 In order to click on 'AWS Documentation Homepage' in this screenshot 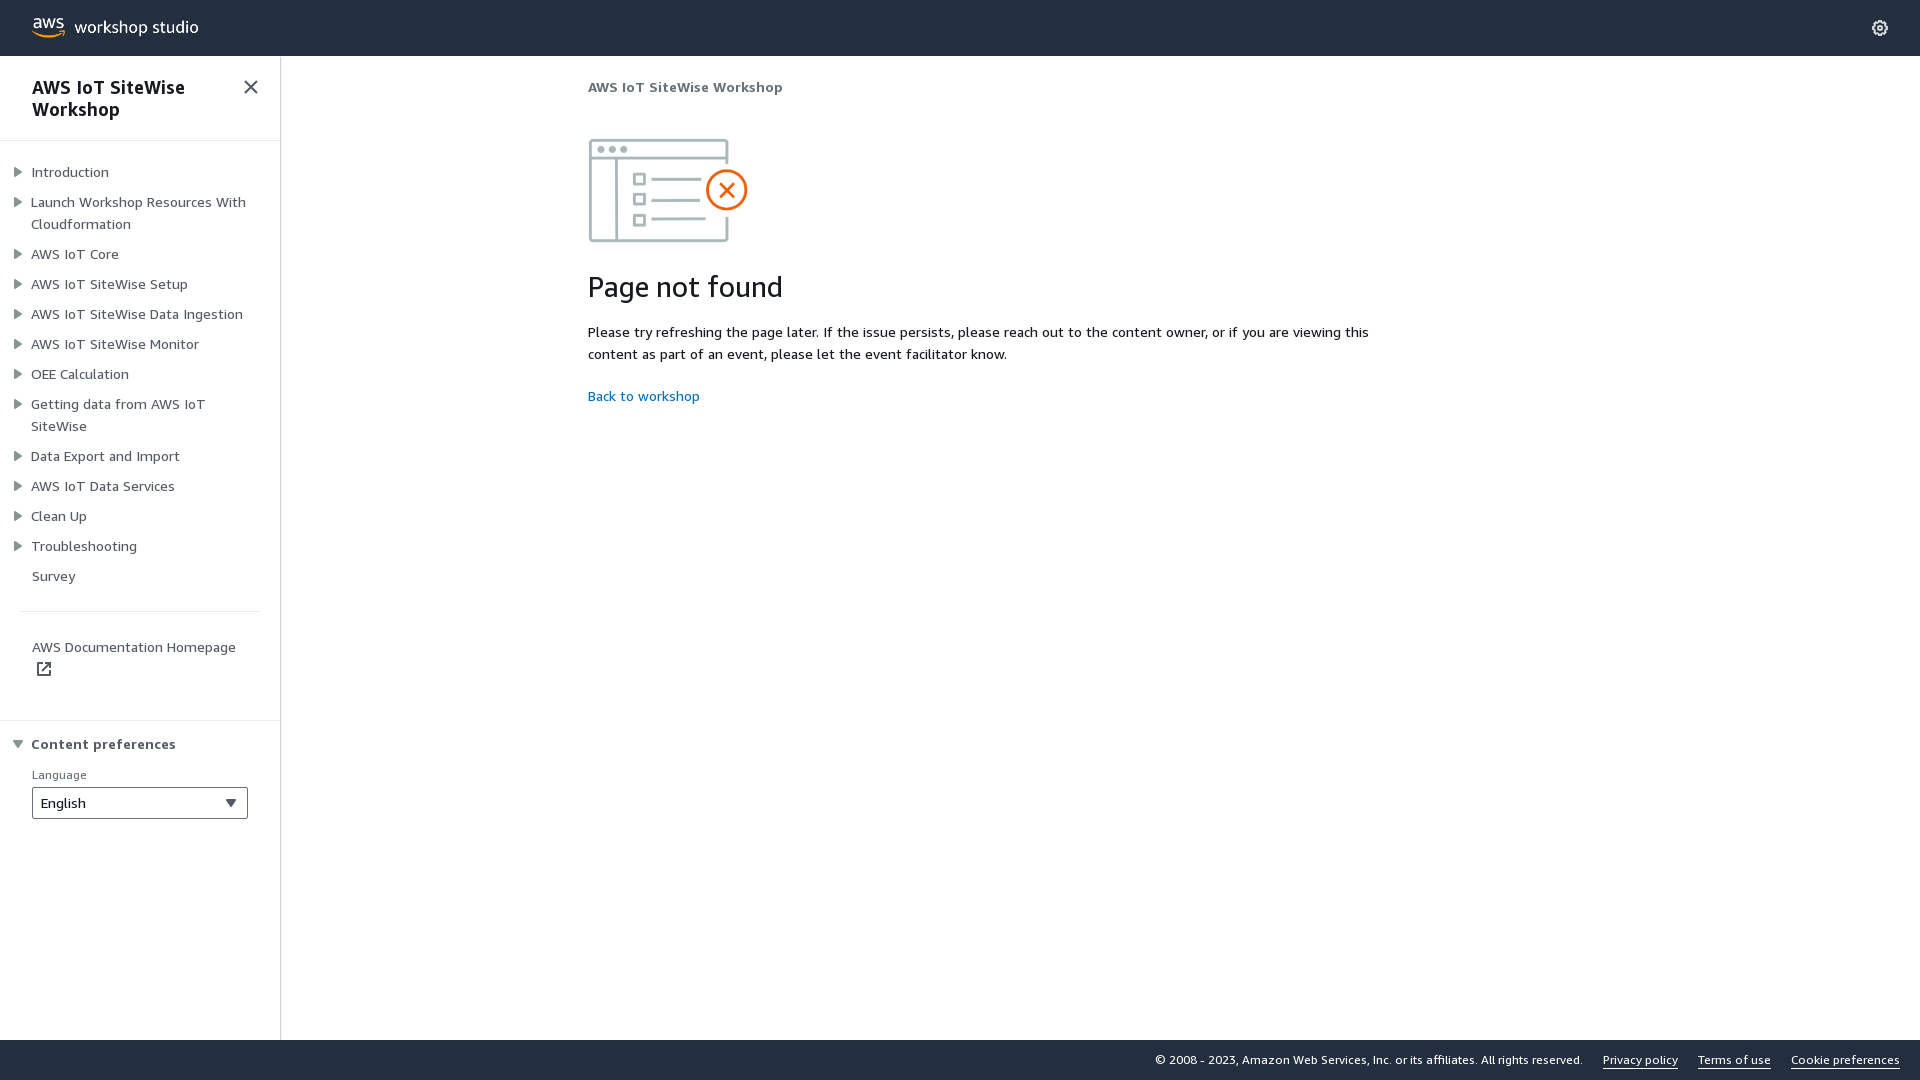, I will do `click(133, 657)`.